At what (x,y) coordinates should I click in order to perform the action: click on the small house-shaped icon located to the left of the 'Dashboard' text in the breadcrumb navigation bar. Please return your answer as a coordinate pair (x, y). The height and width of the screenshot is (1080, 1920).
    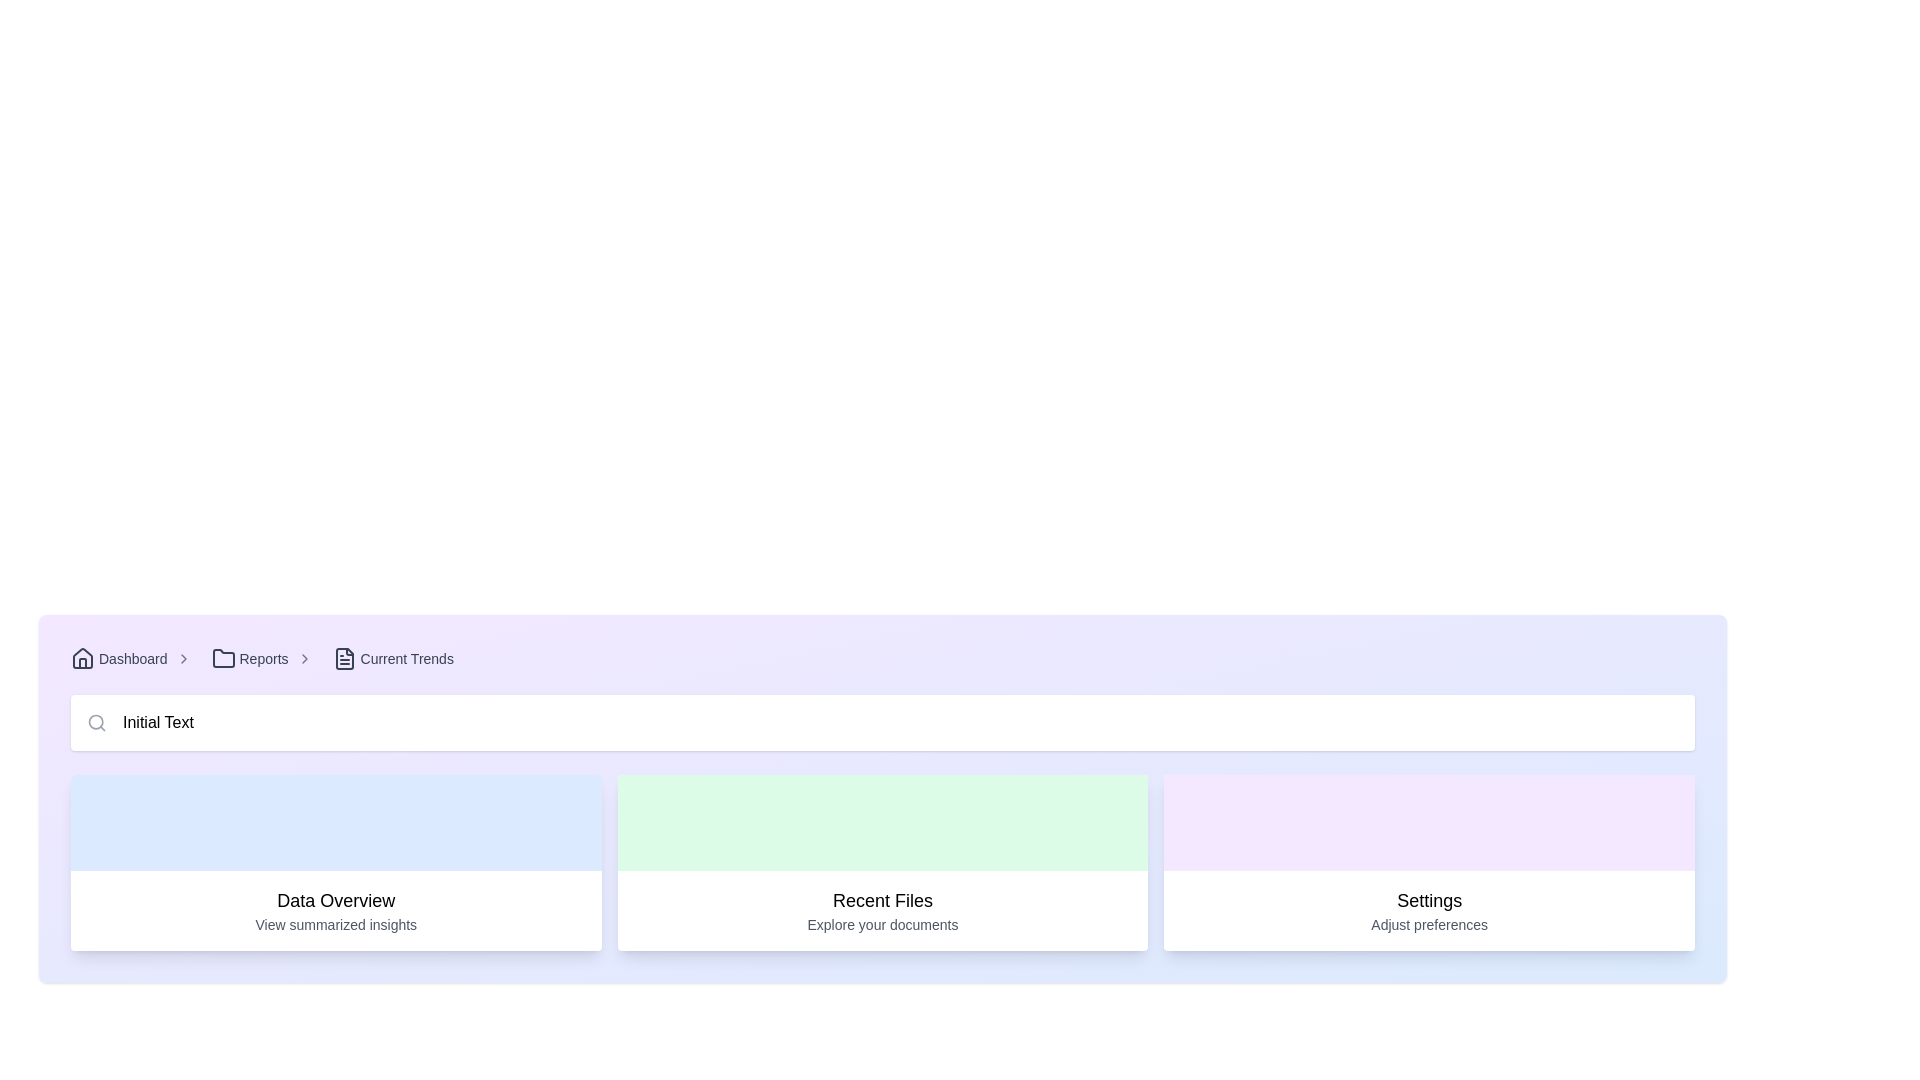
    Looking at the image, I should click on (81, 659).